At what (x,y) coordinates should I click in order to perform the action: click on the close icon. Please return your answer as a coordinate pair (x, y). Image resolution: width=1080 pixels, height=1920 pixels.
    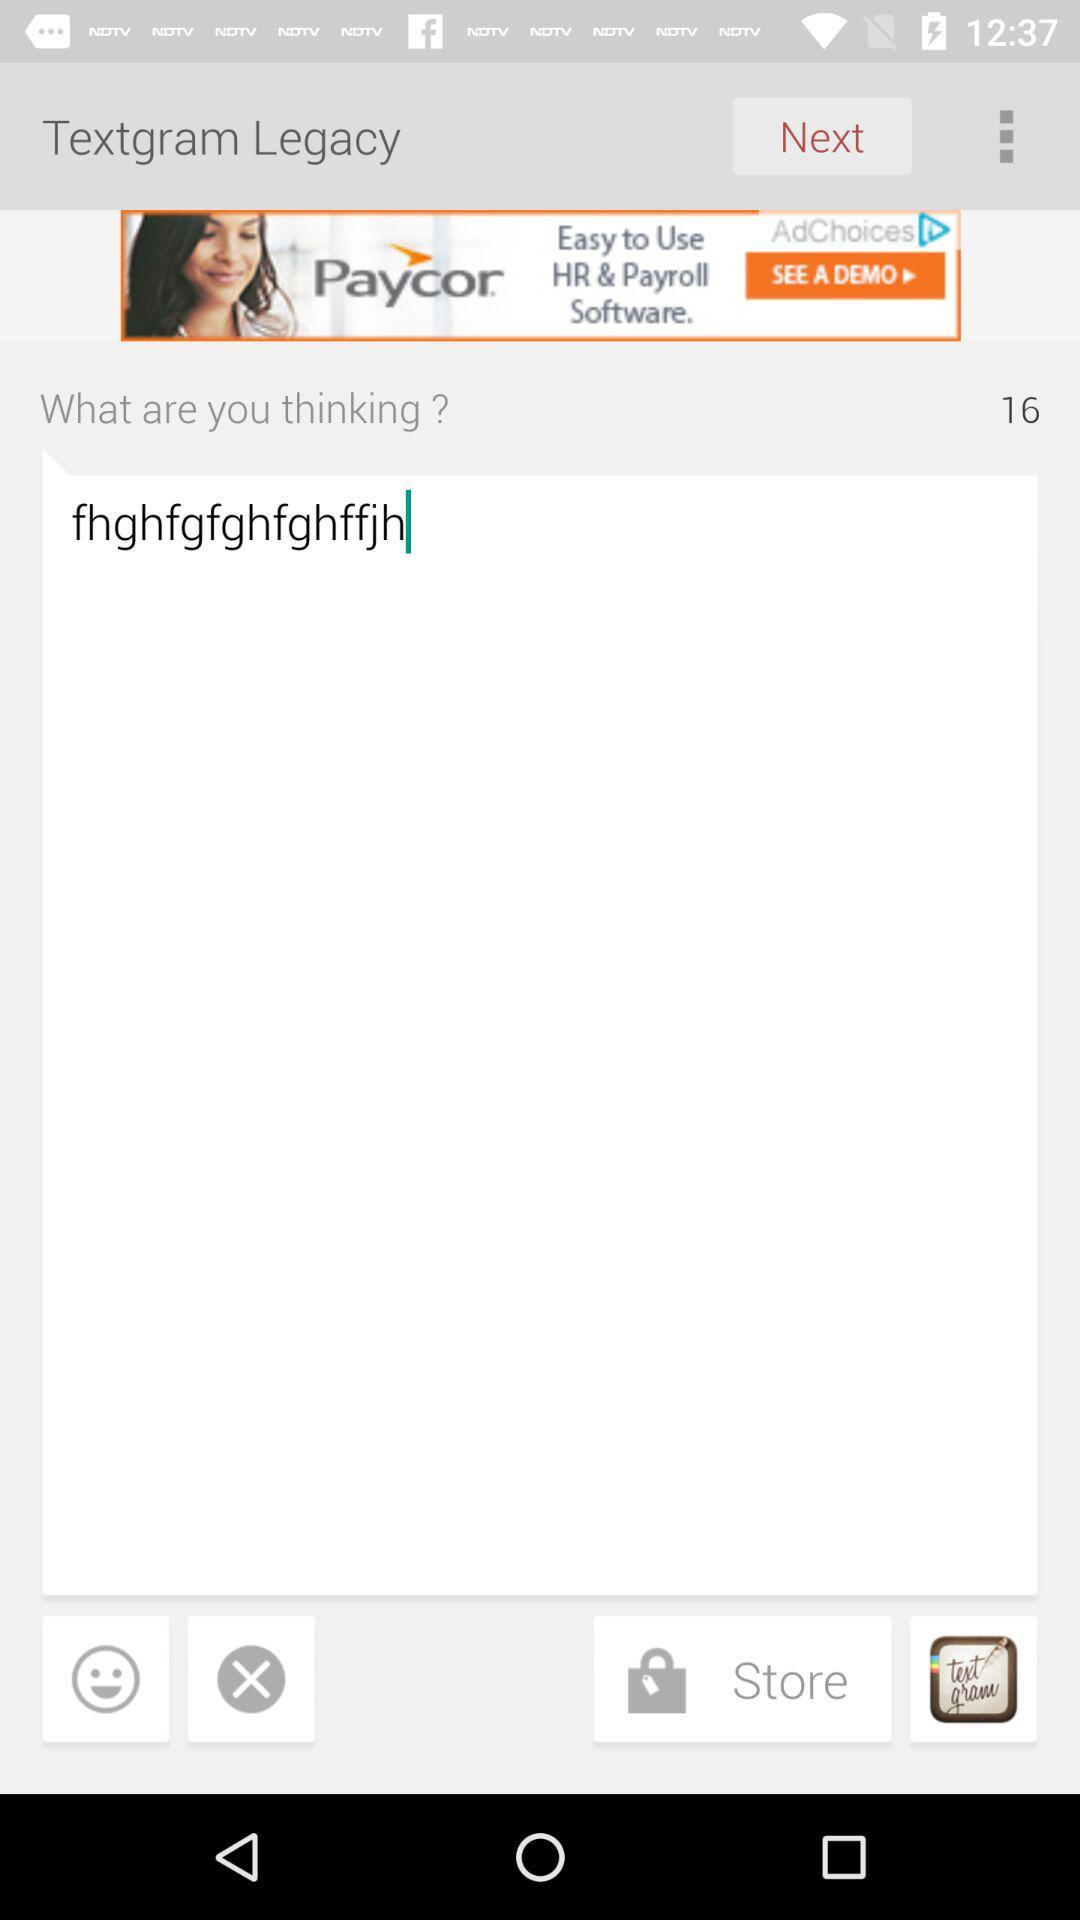
    Looking at the image, I should click on (250, 1682).